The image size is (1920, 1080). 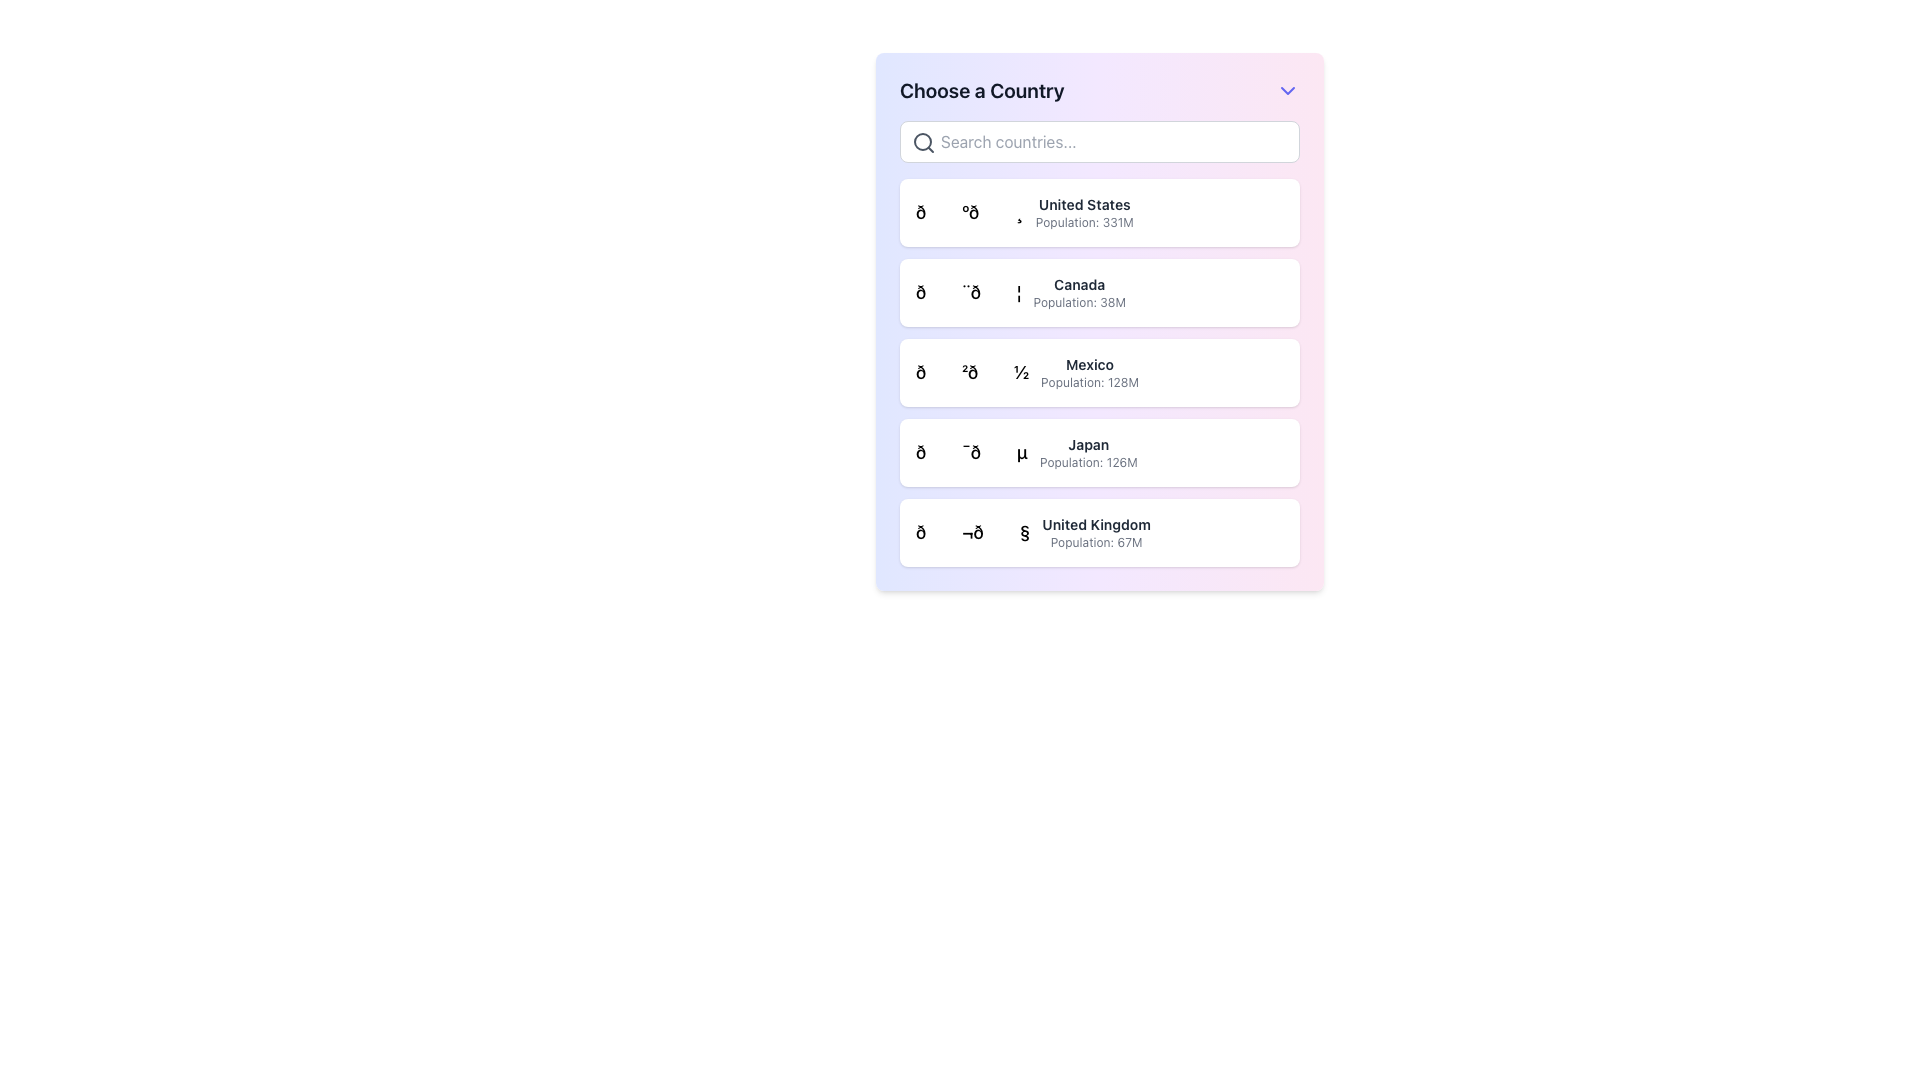 What do you see at coordinates (1088, 373) in the screenshot?
I see `the text element displaying 'Mexico' and 'Population: 128M', which is positioned within the third item of a vertical list of options, adjacent to a flag icon` at bounding box center [1088, 373].